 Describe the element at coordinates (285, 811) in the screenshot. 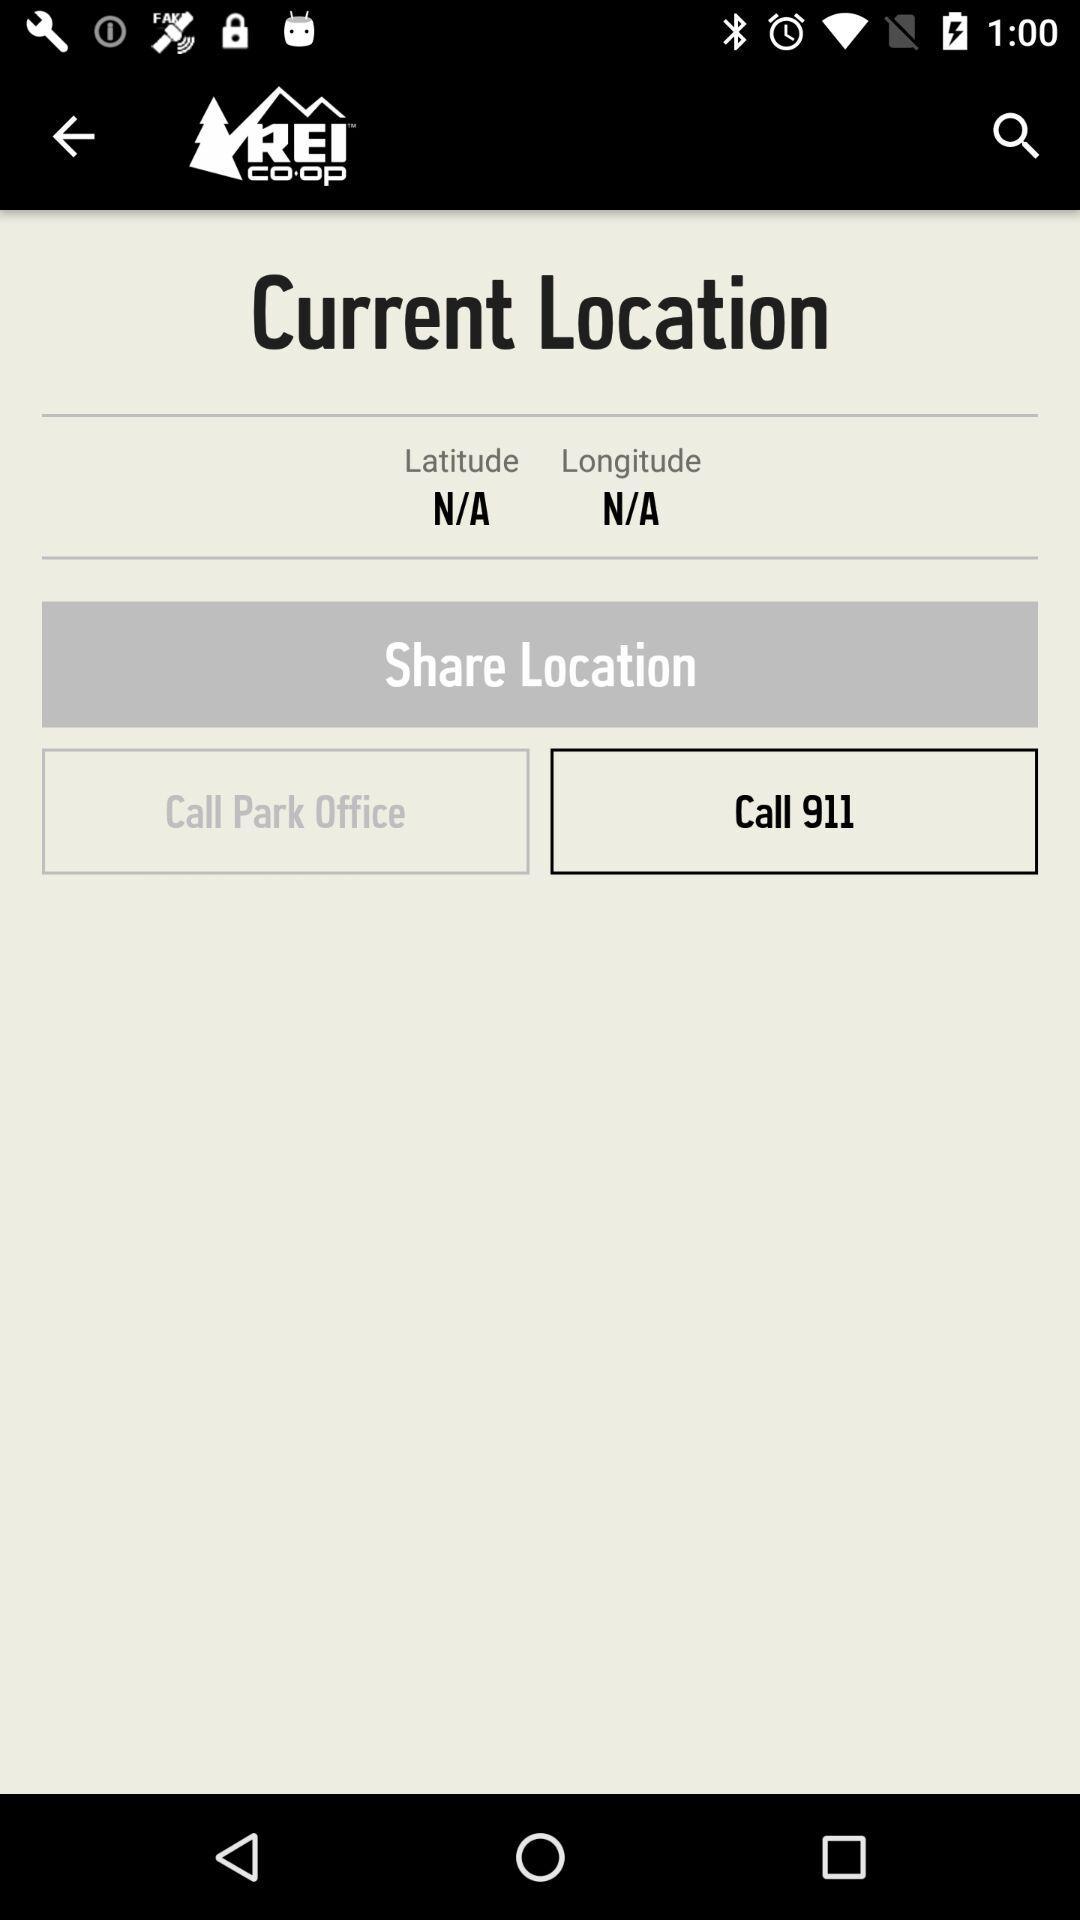

I see `icon to the left of call 911 item` at that location.